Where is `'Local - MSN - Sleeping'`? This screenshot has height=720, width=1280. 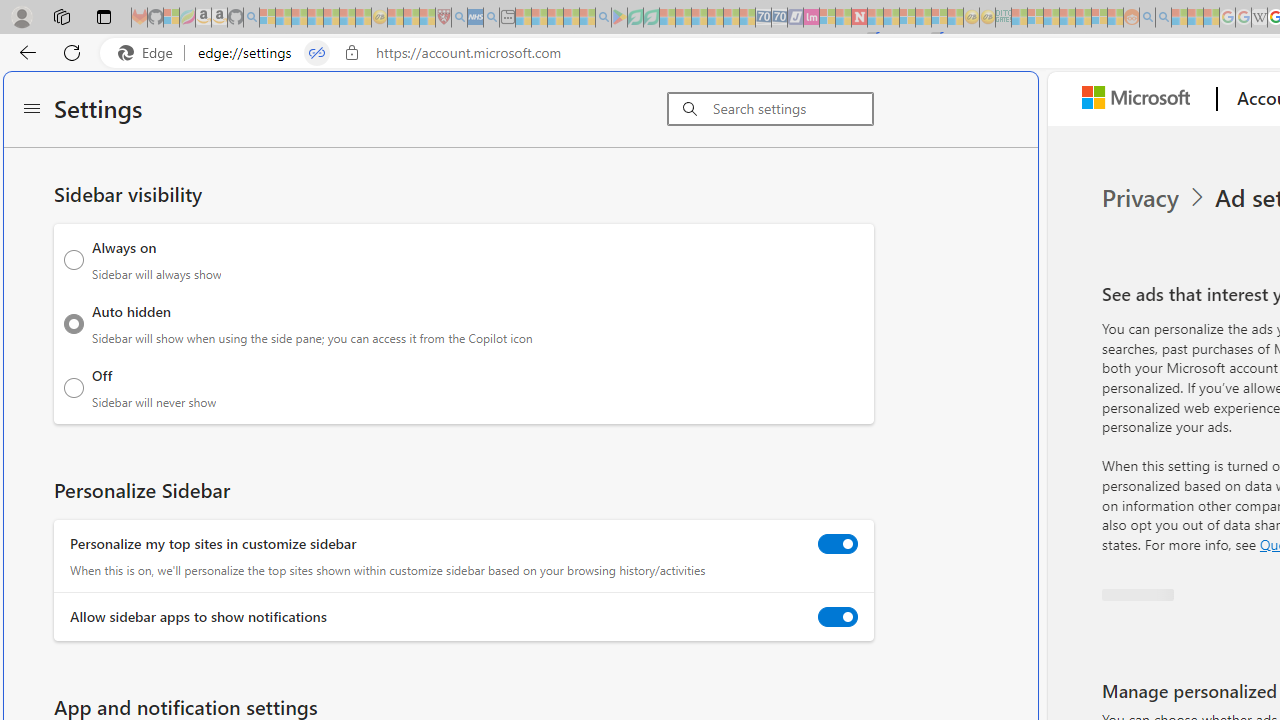
'Local - MSN - Sleeping' is located at coordinates (426, 17).